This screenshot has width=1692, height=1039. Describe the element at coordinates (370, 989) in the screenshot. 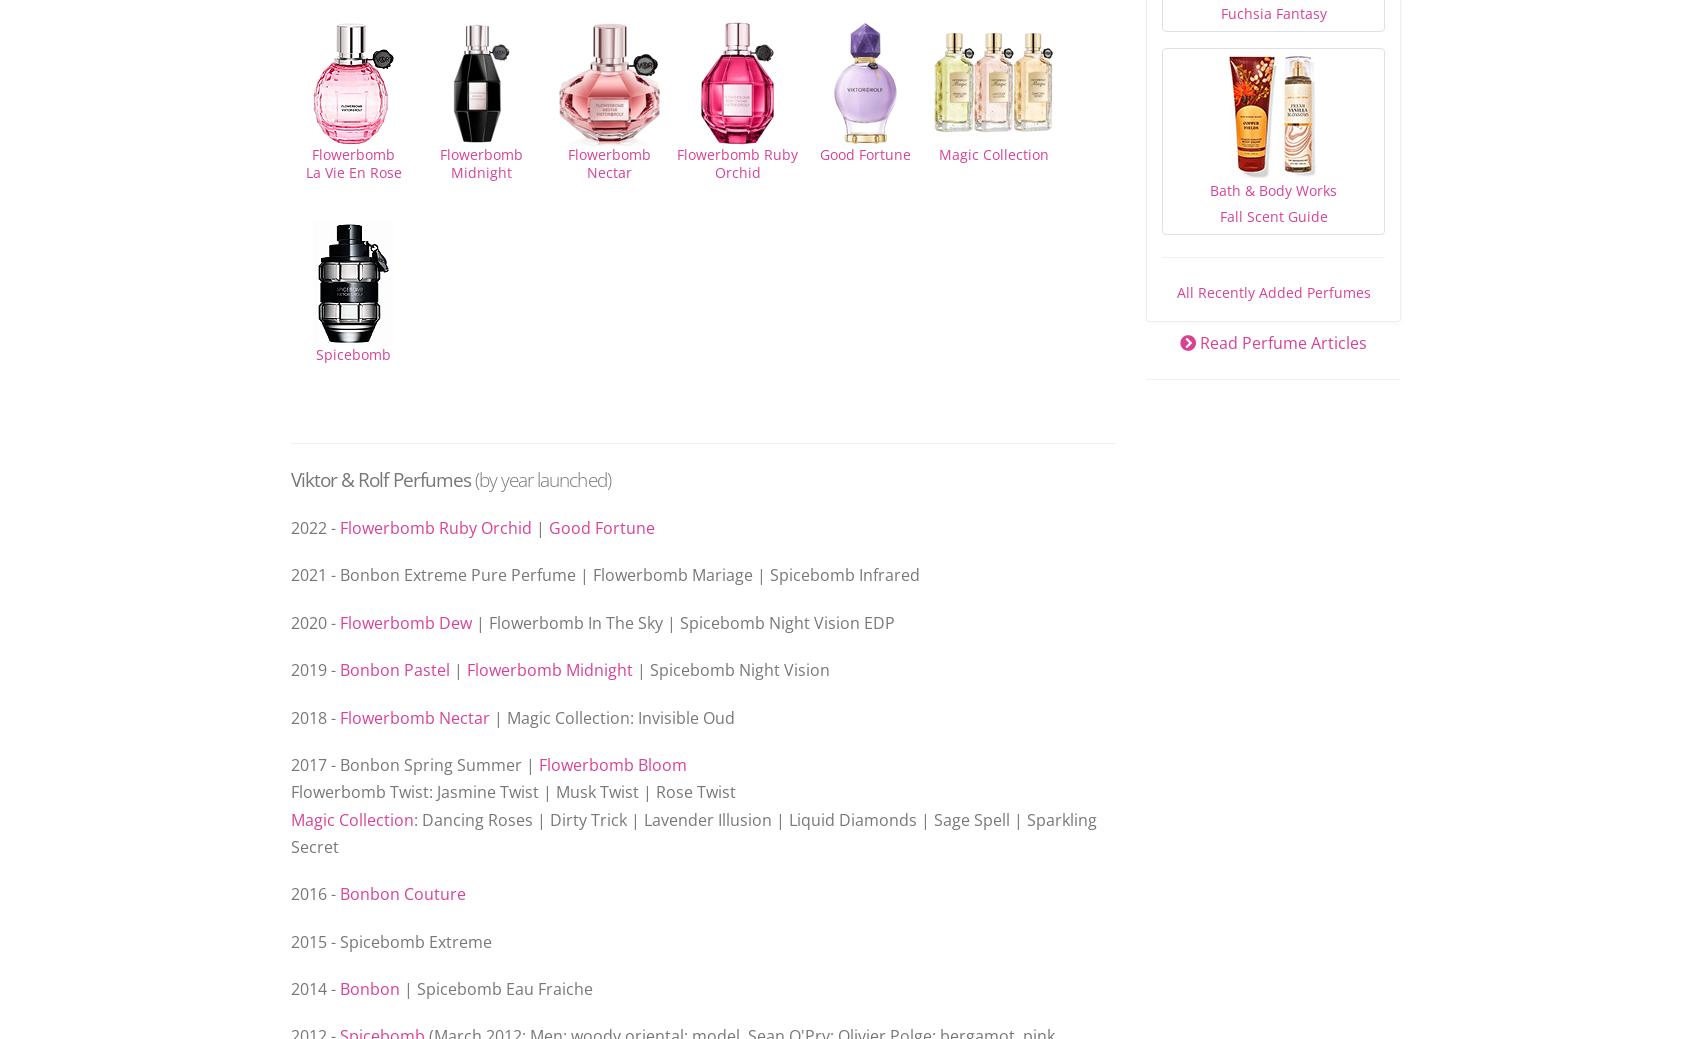

I see `'Bonbon'` at that location.